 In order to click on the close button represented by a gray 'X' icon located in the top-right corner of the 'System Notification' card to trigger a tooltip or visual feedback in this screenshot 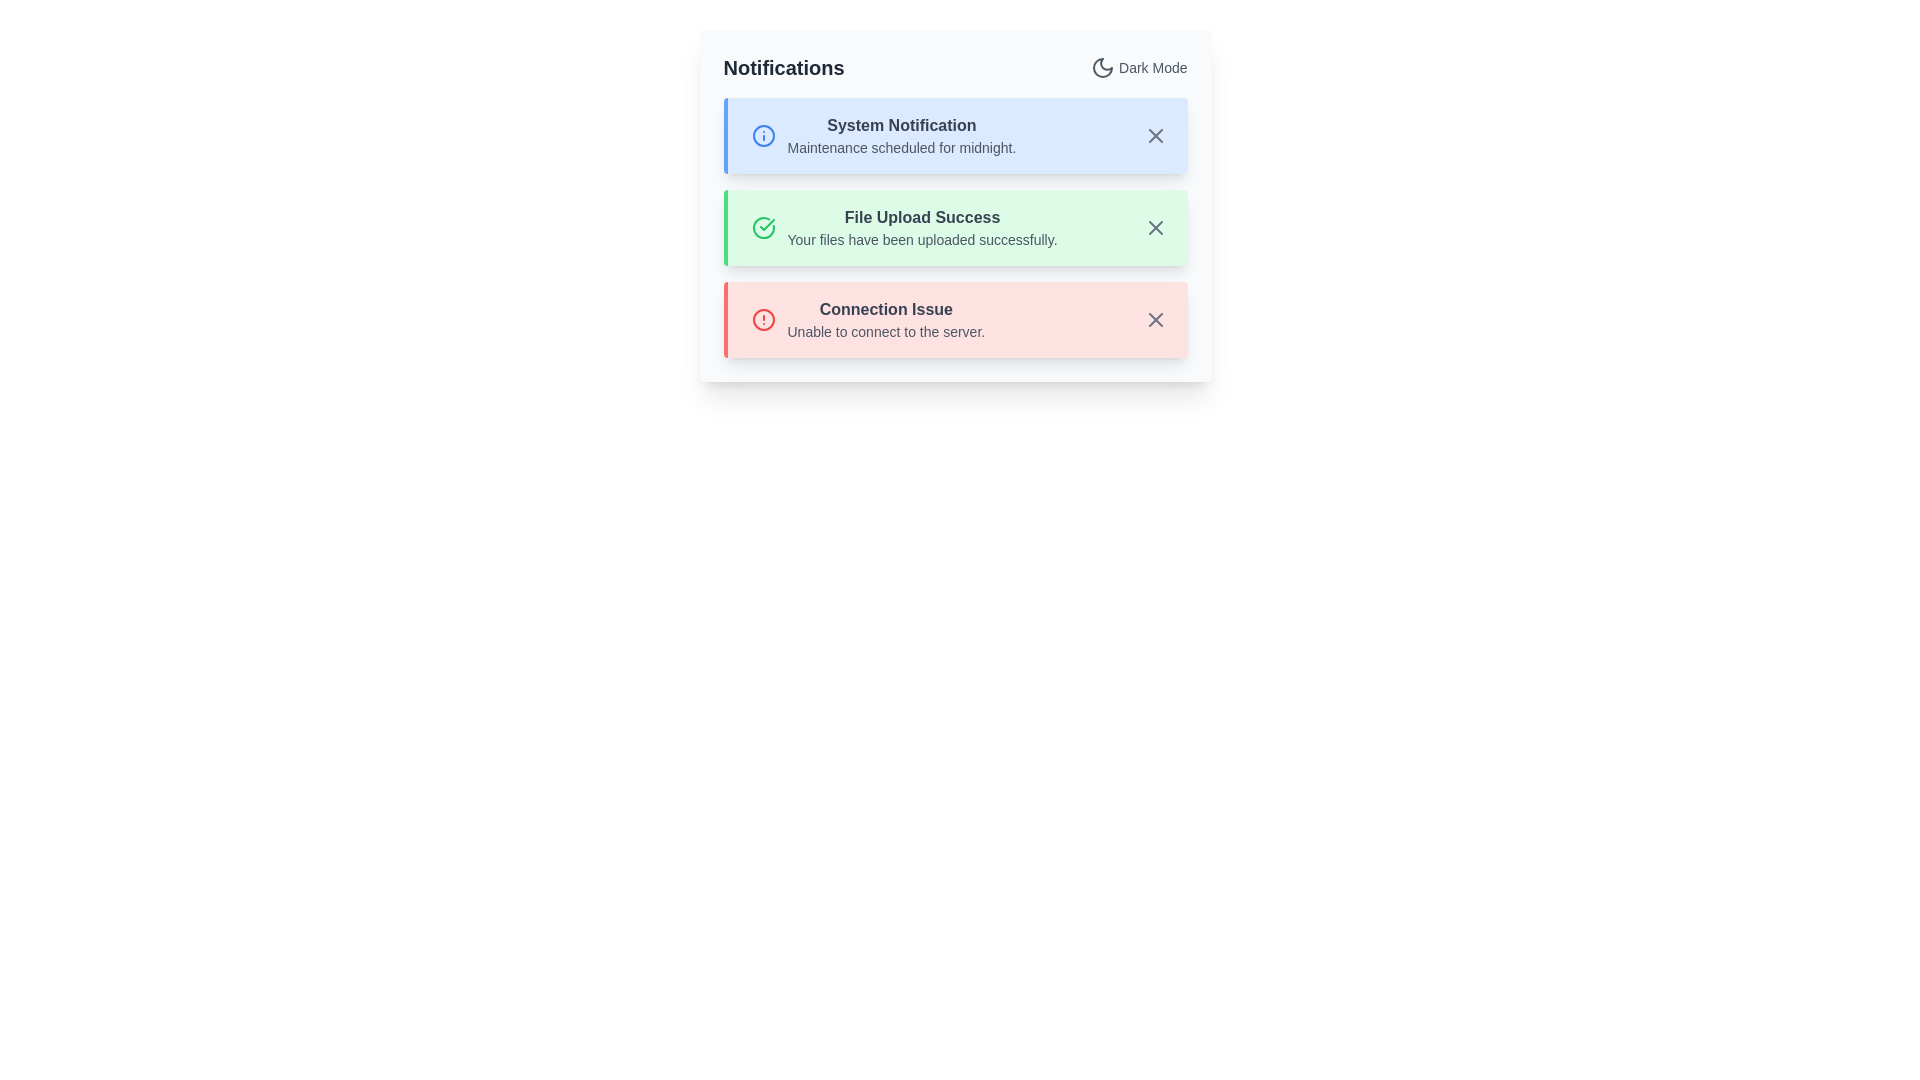, I will do `click(1155, 135)`.